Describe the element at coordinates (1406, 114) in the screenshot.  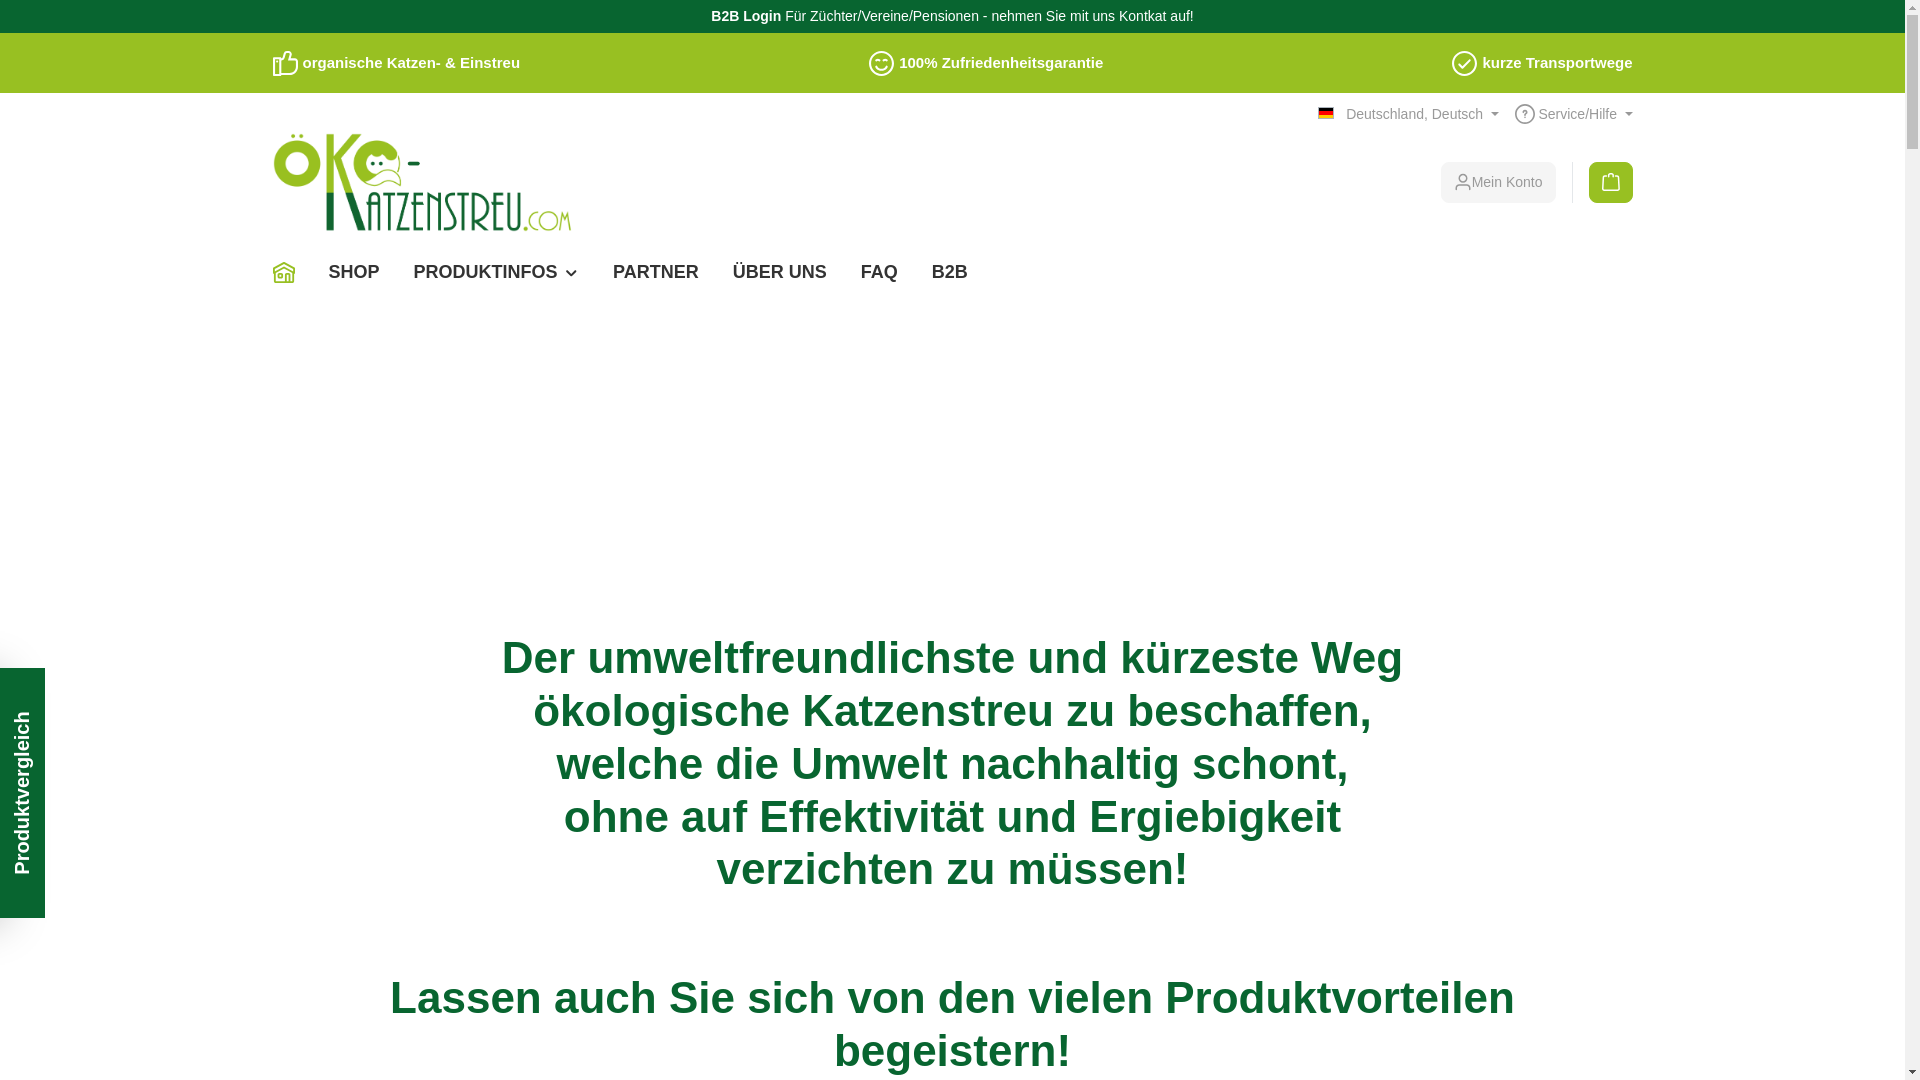
I see `'Deutschland, Deutsch'` at that location.